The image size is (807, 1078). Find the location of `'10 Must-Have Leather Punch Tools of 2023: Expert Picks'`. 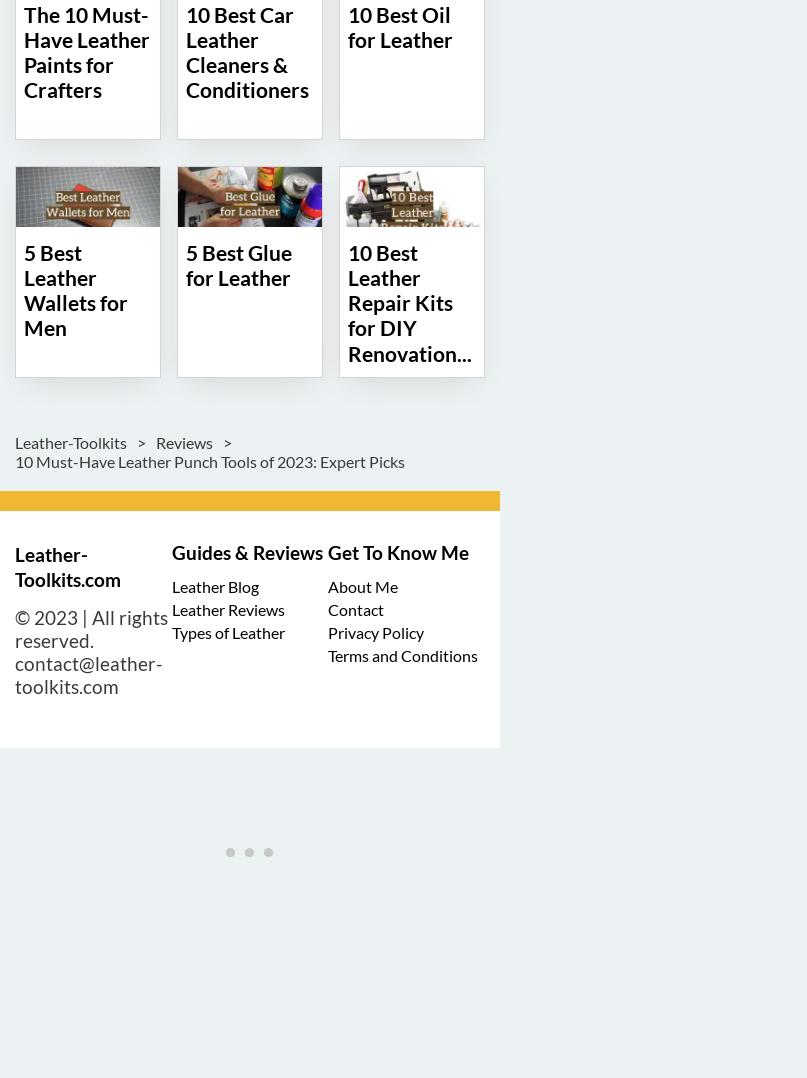

'10 Must-Have Leather Punch Tools of 2023: Expert Picks' is located at coordinates (15, 460).